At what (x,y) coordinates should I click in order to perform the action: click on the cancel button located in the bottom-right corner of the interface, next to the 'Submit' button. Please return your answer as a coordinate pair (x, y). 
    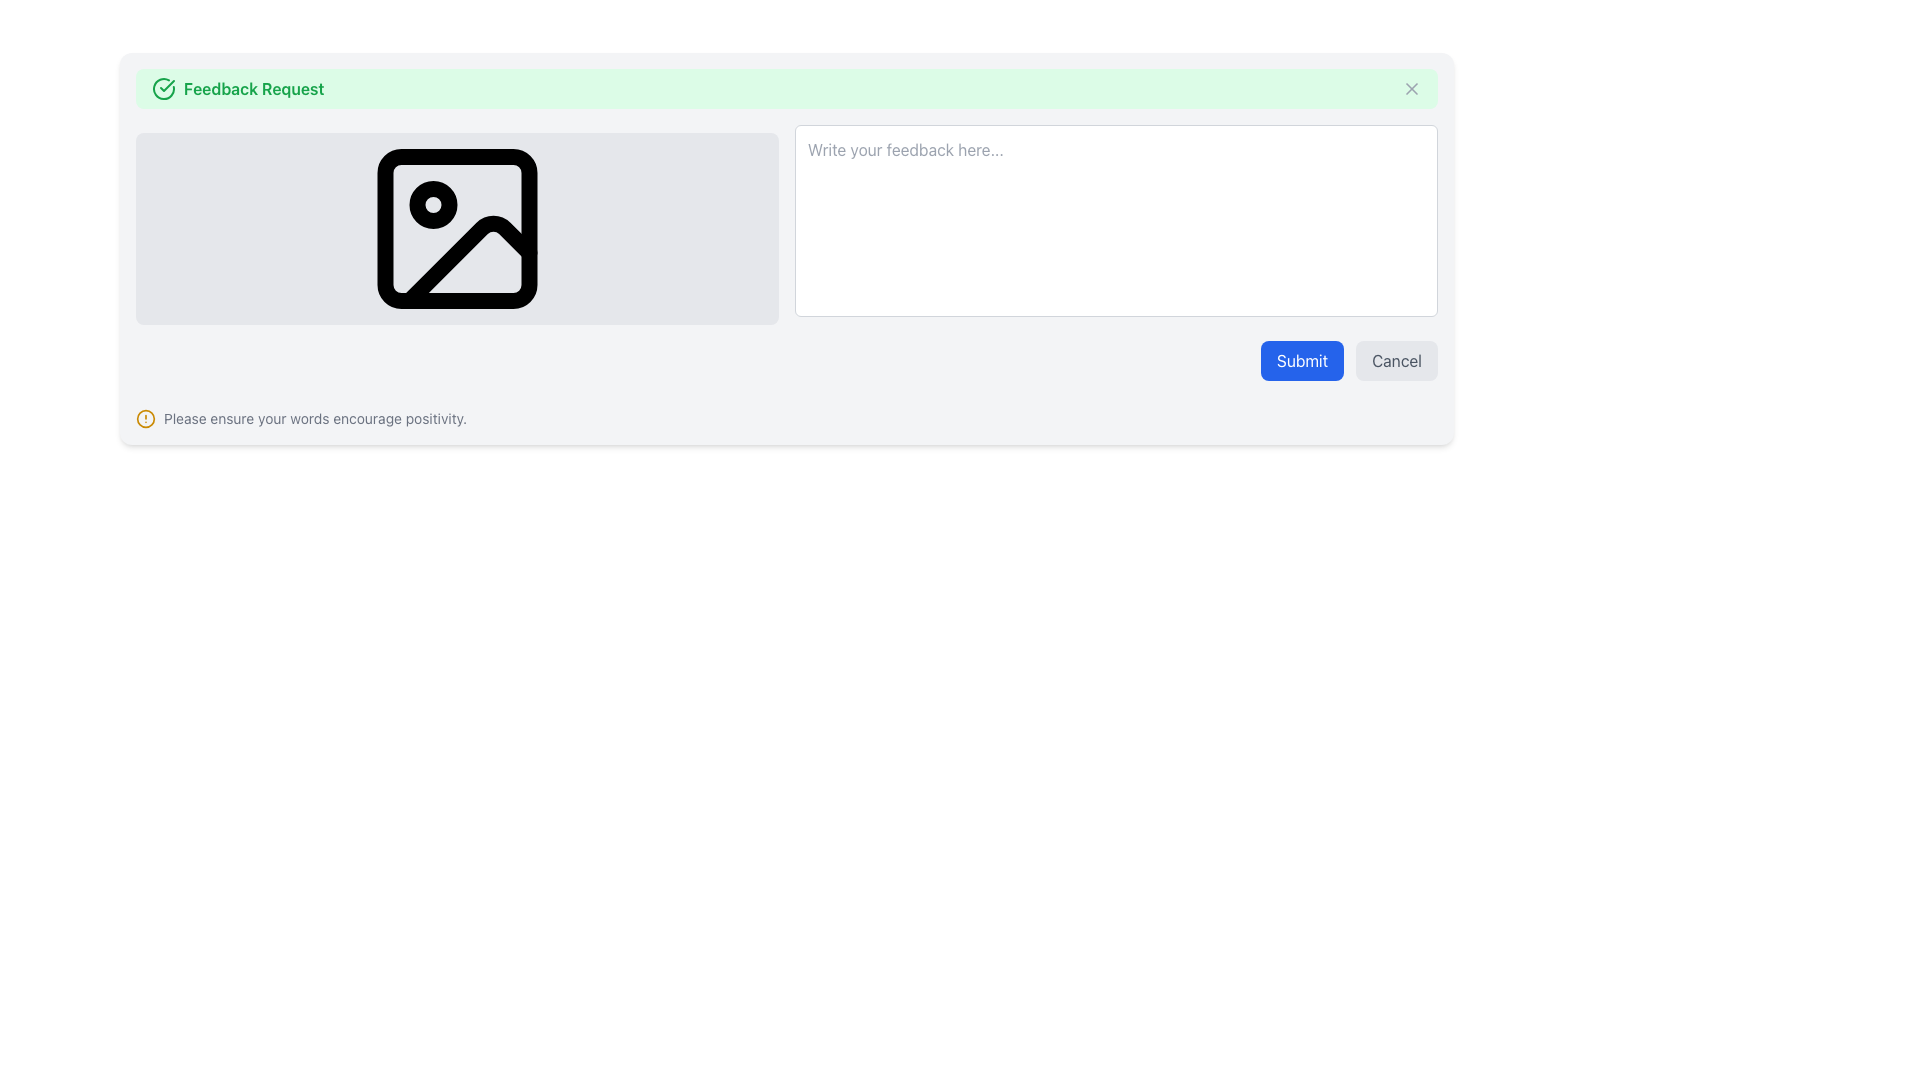
    Looking at the image, I should click on (1395, 361).